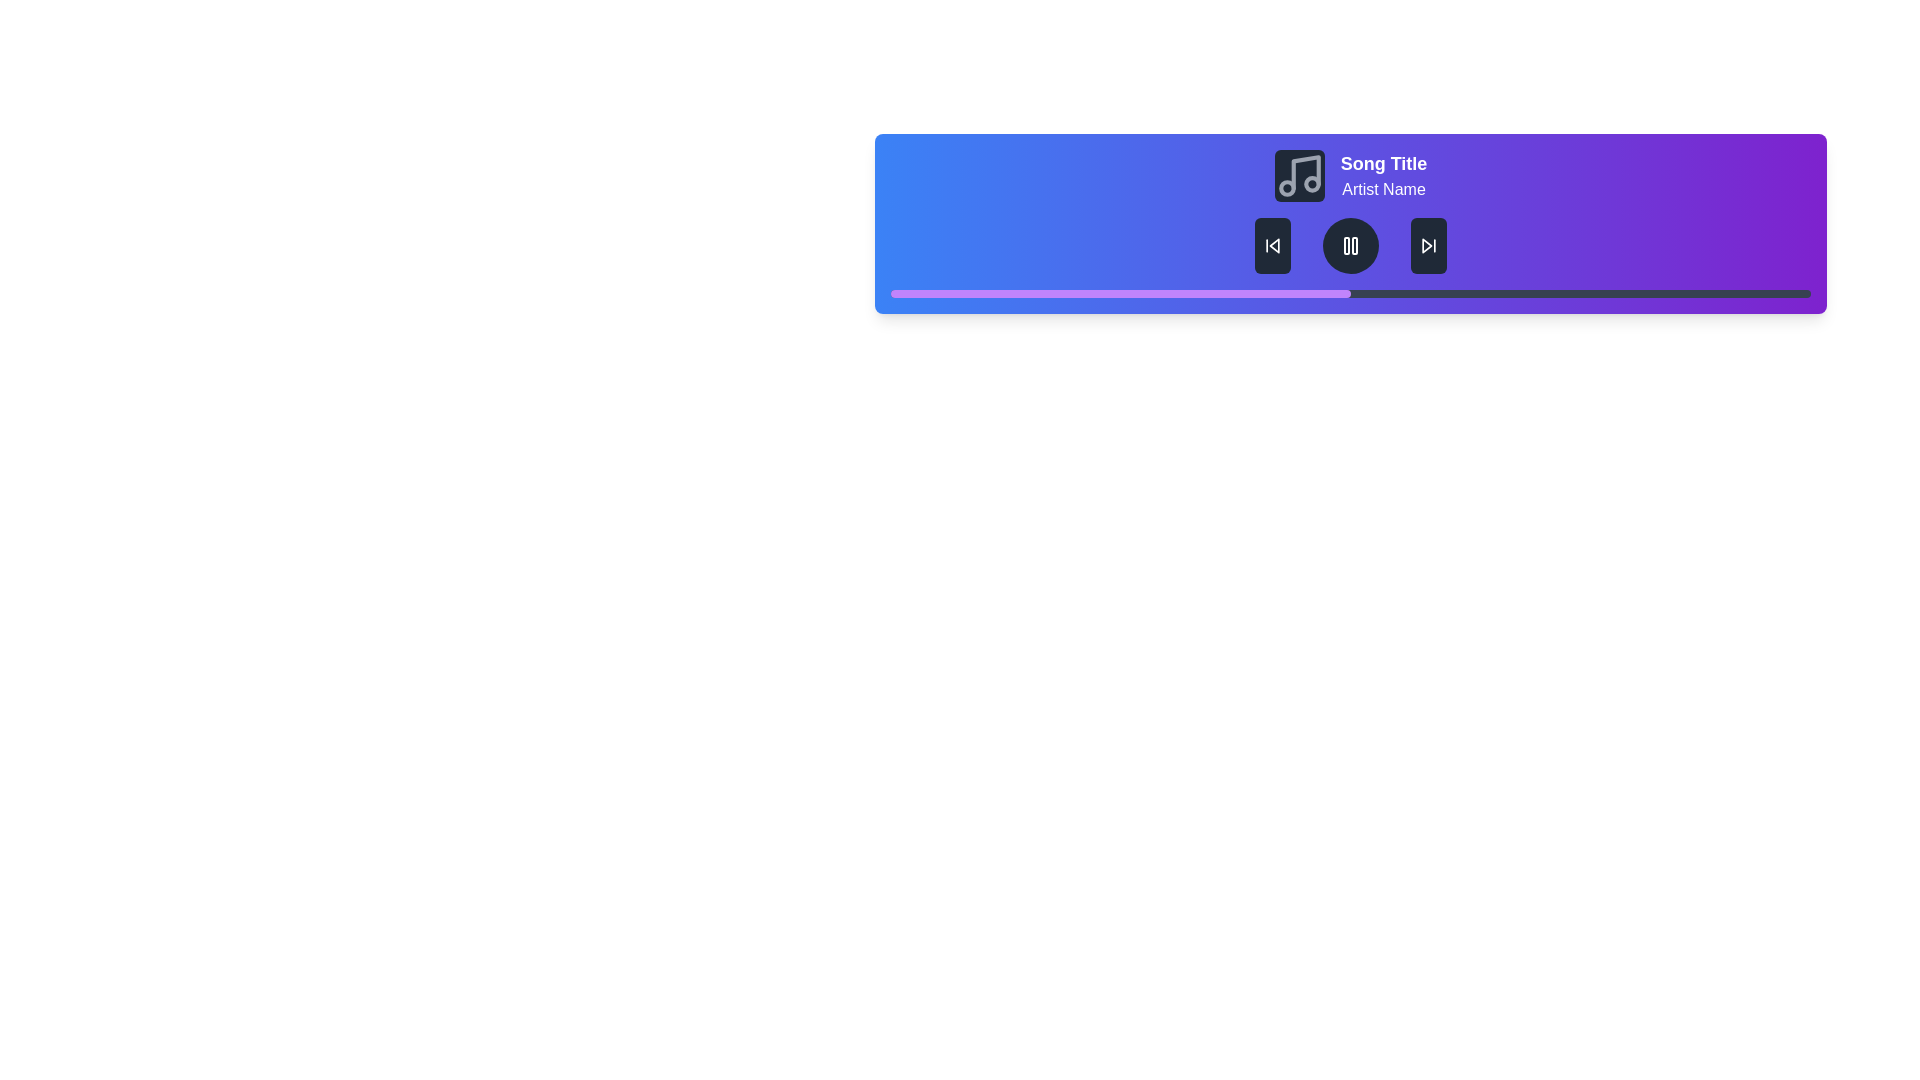  What do you see at coordinates (1312, 184) in the screenshot?
I see `the Decorative Circle element within the SVG Graphic, which is the third circular shape positioned to the right of the other two circles in the music icon` at bounding box center [1312, 184].